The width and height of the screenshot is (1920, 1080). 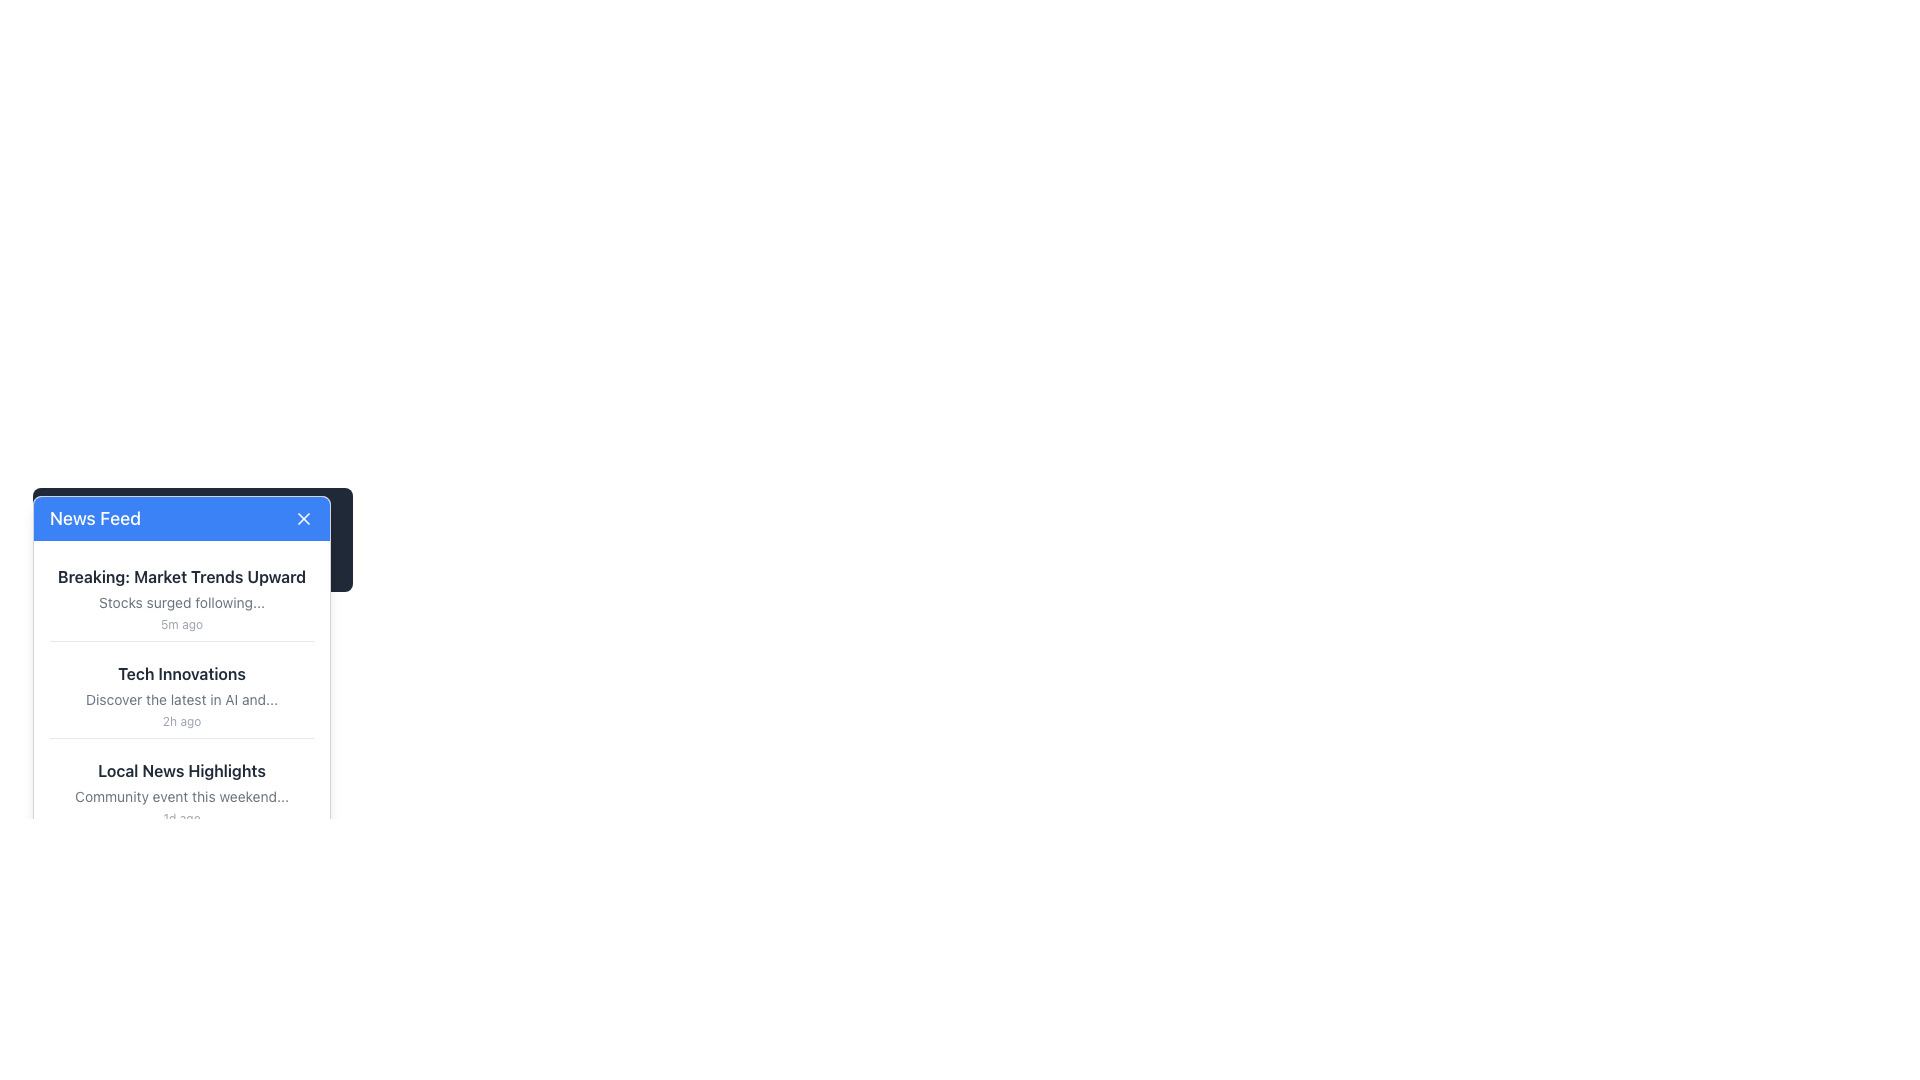 What do you see at coordinates (182, 601) in the screenshot?
I see `informational text snippet that provides a brief summary related to the title 'Breaking: Market Trends Upward', which is located directly before the timestamp '5m ago'` at bounding box center [182, 601].